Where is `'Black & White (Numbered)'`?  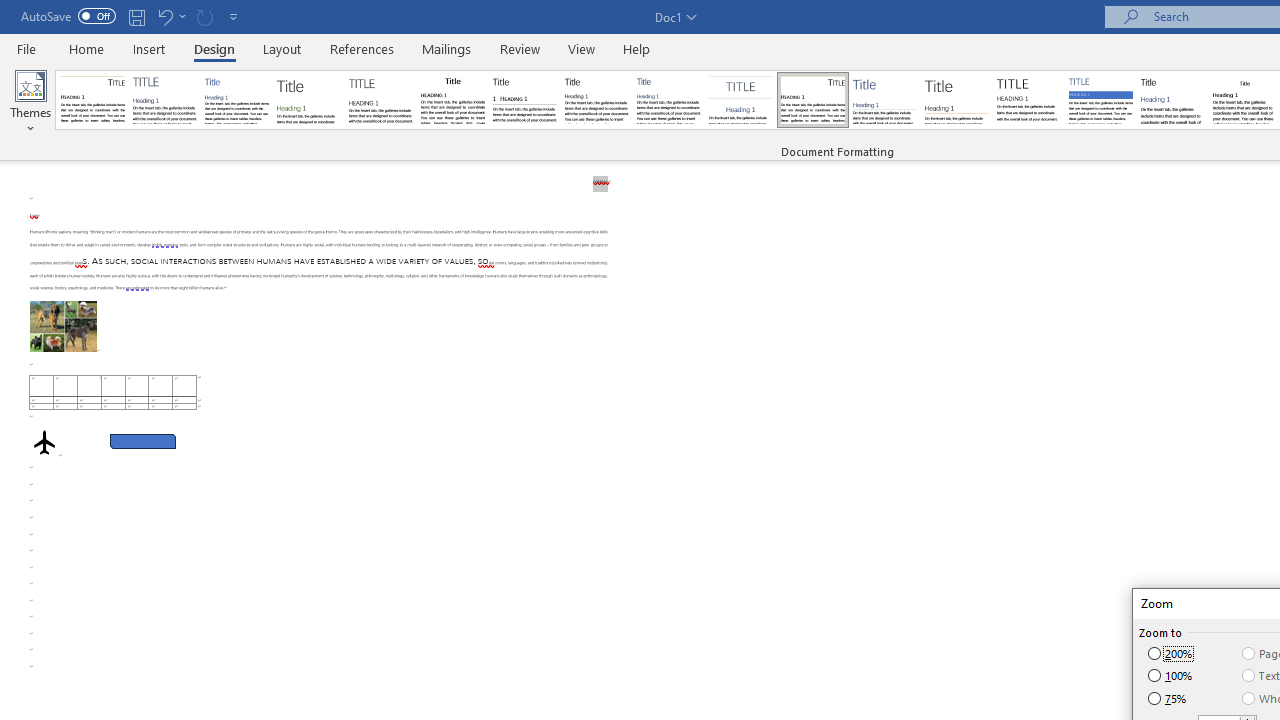
'Black & White (Numbered)' is located at coordinates (524, 100).